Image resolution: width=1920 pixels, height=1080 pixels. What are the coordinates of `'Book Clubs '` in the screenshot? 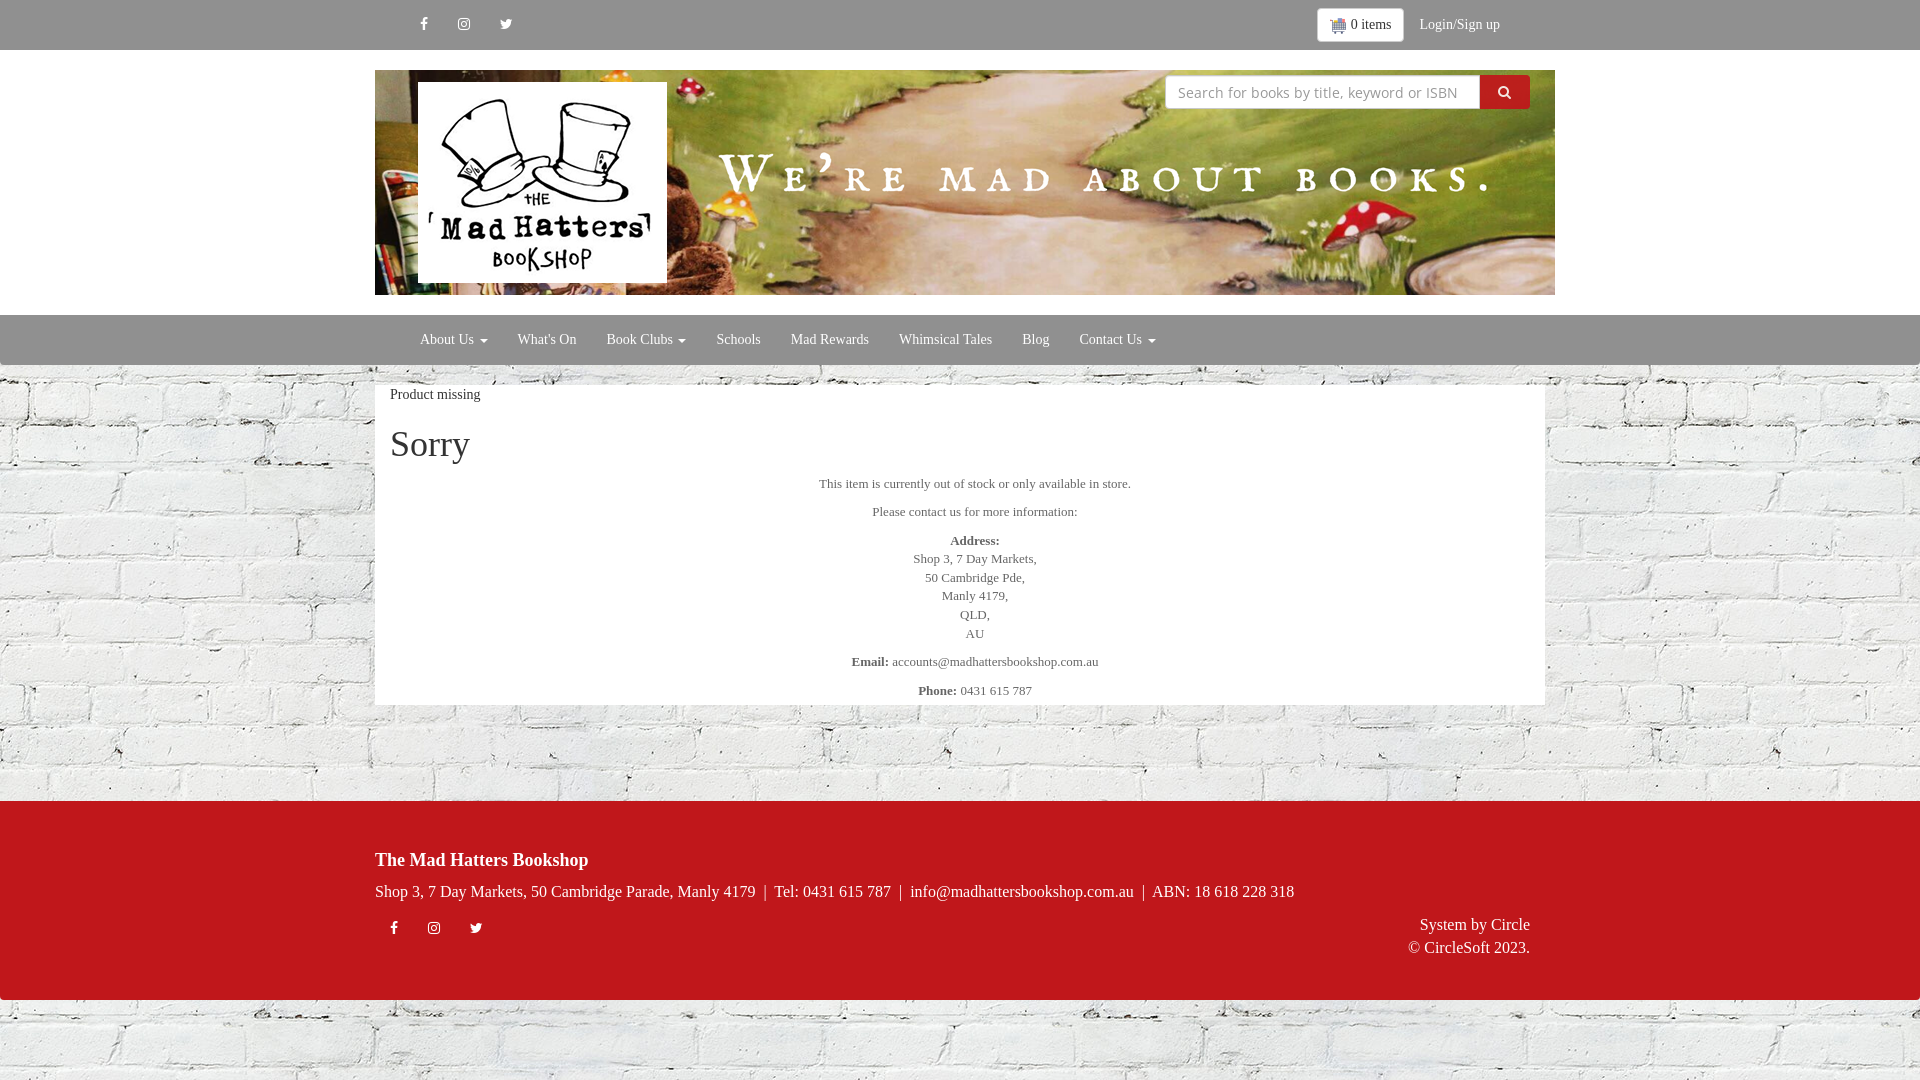 It's located at (646, 338).